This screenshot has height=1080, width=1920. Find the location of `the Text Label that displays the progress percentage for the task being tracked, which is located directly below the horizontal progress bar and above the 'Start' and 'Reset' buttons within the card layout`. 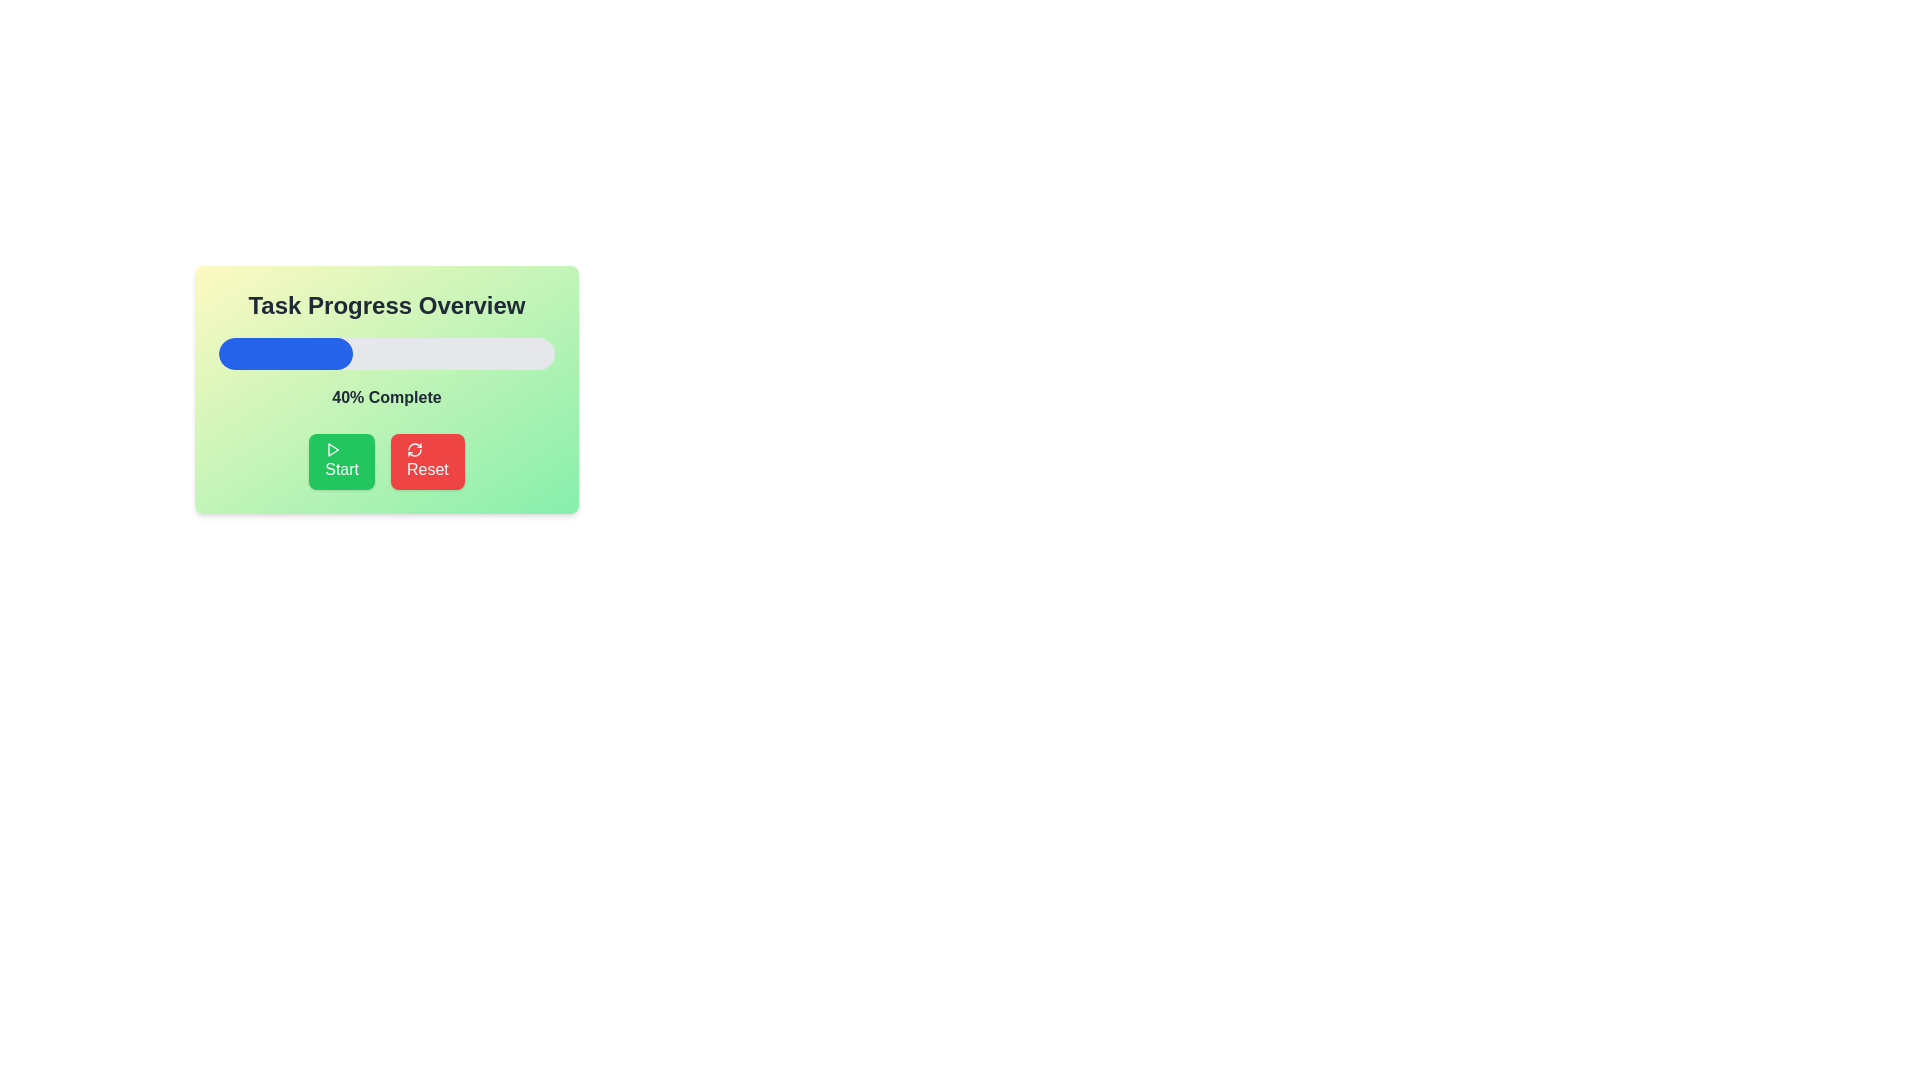

the Text Label that displays the progress percentage for the task being tracked, which is located directly below the horizontal progress bar and above the 'Start' and 'Reset' buttons within the card layout is located at coordinates (387, 397).